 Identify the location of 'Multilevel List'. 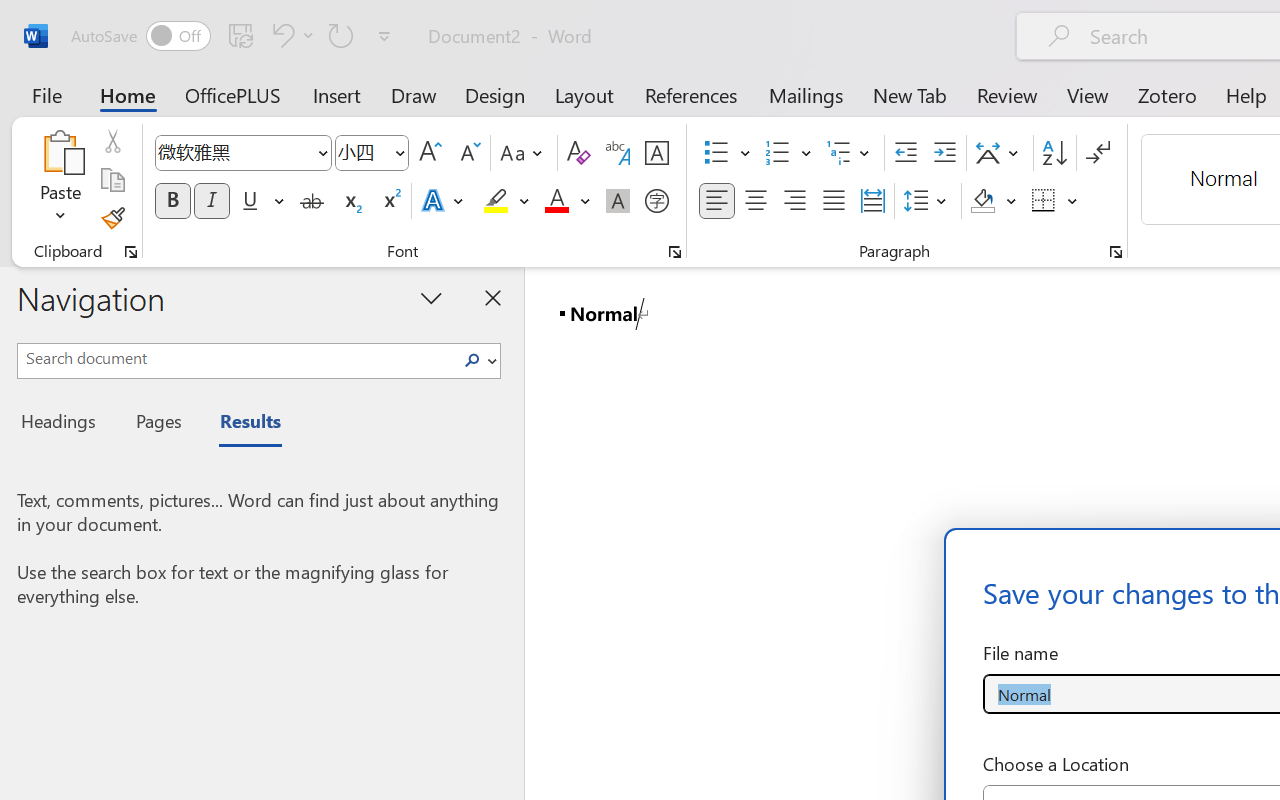
(850, 153).